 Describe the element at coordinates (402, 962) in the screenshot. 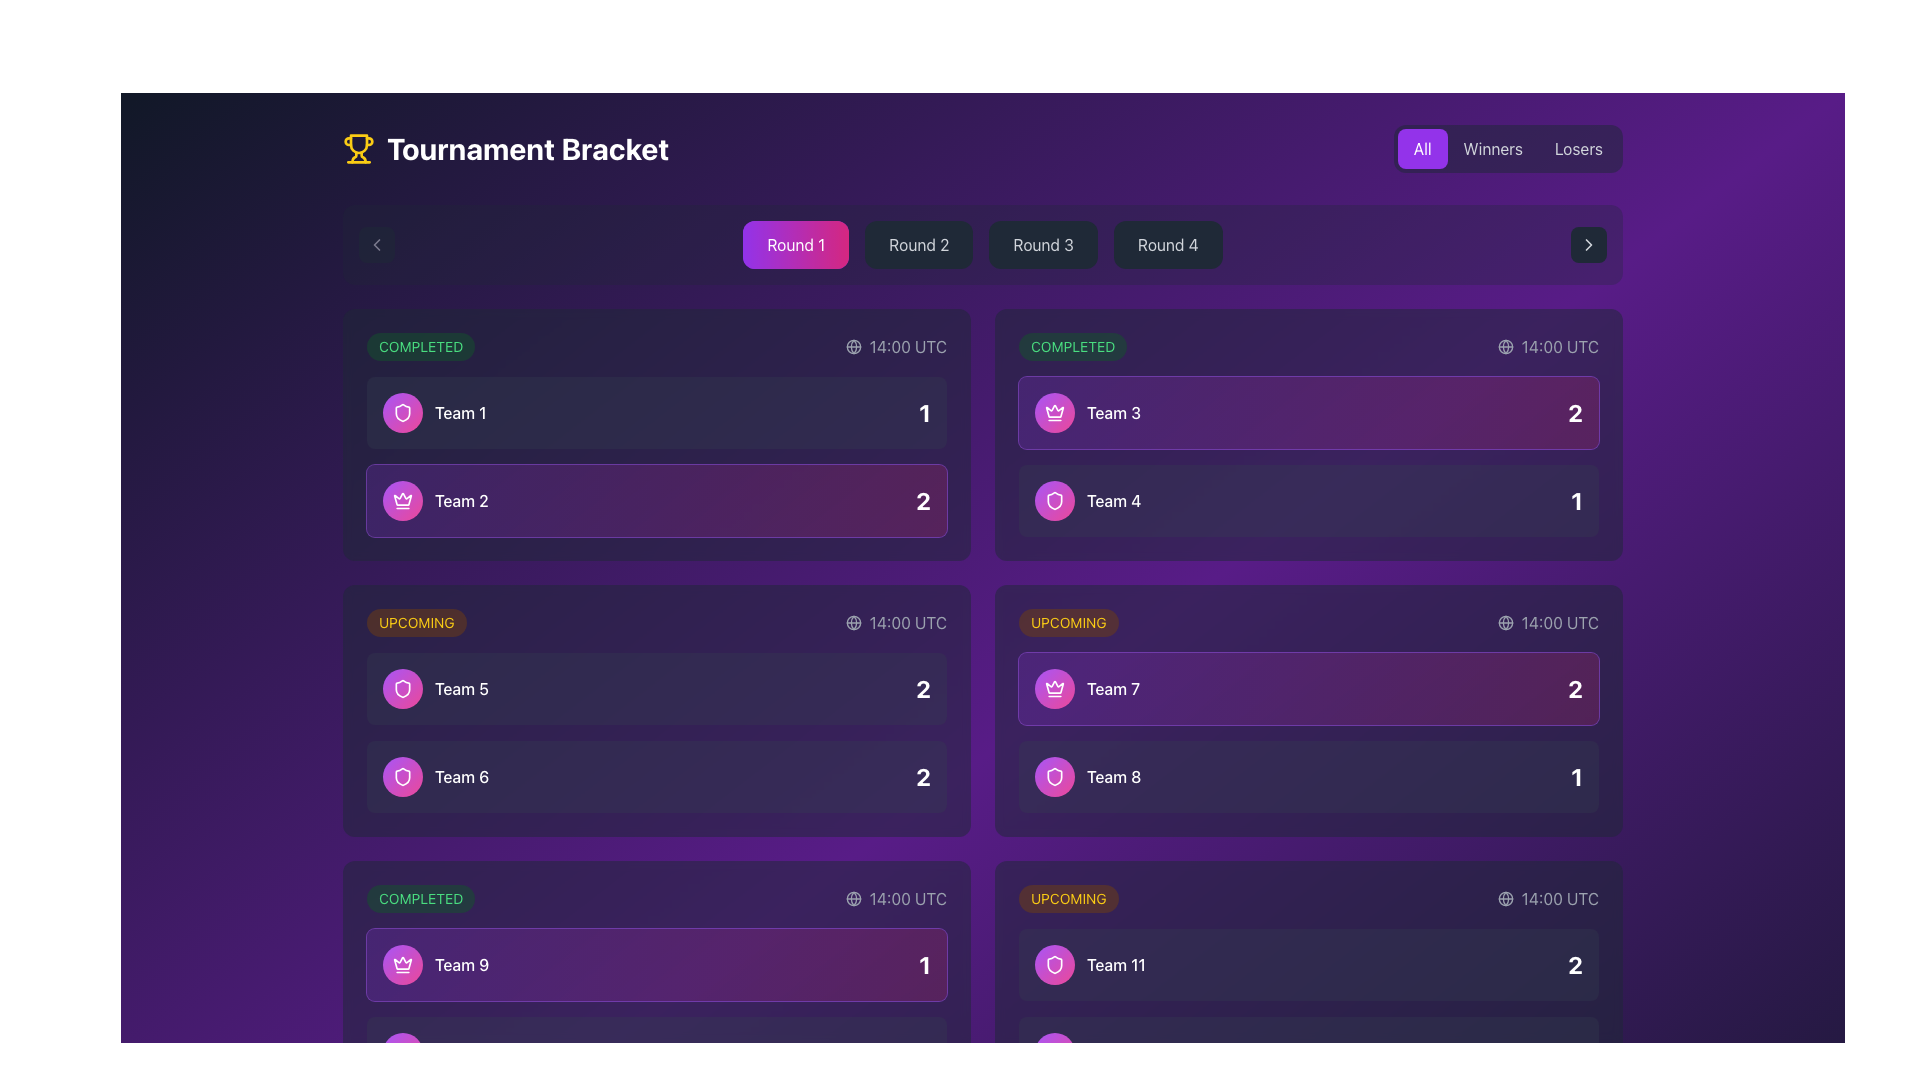

I see `the crown-shaped icon located to the left of the labeled text 'Team 2' in the 'Completed' section` at that location.